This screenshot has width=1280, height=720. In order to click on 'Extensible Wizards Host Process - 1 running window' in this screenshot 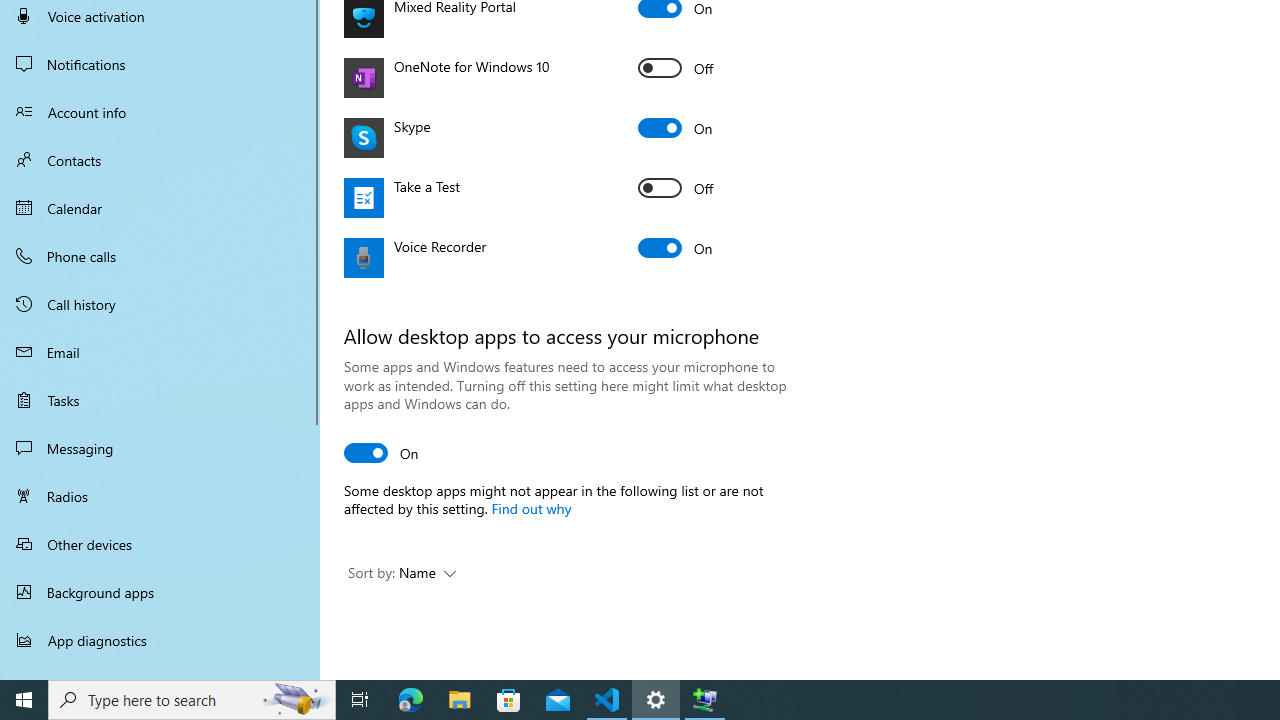, I will do `click(705, 698)`.